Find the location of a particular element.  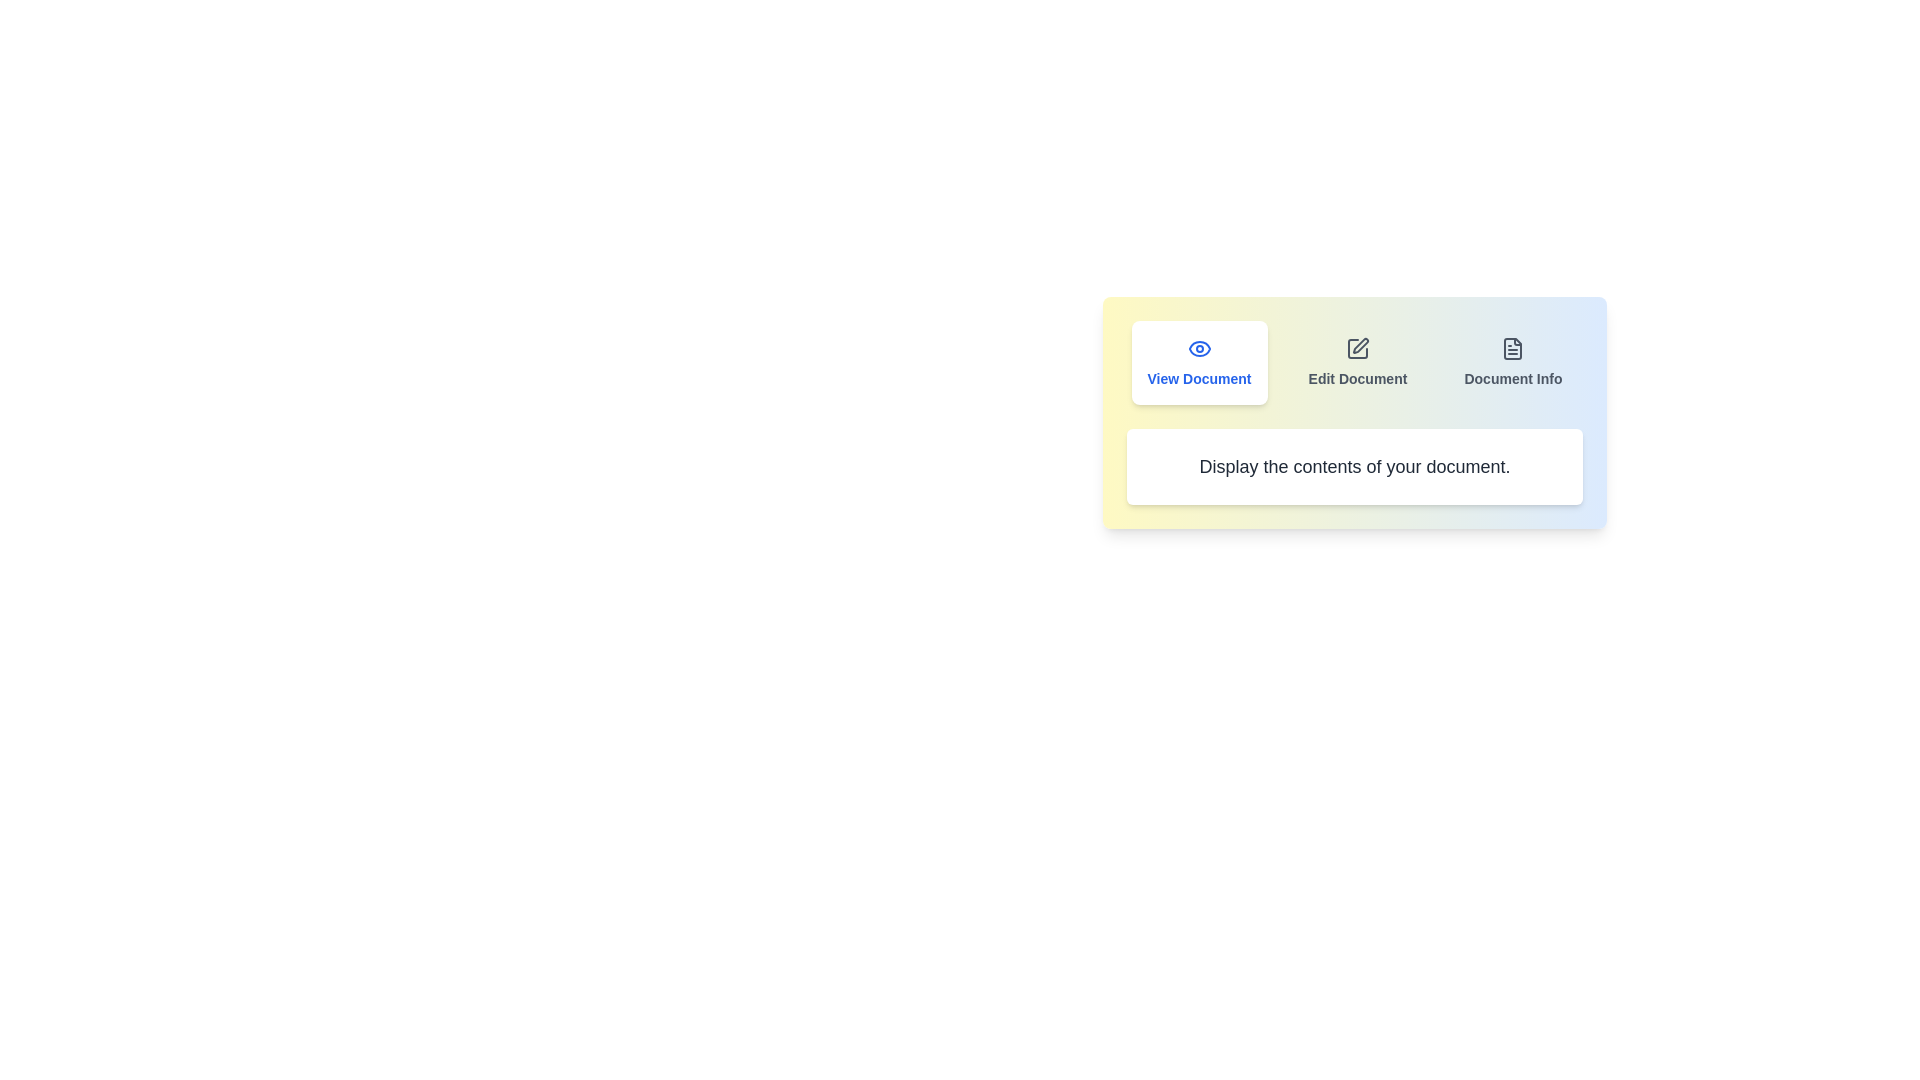

the tab labeled View Document is located at coordinates (1199, 362).